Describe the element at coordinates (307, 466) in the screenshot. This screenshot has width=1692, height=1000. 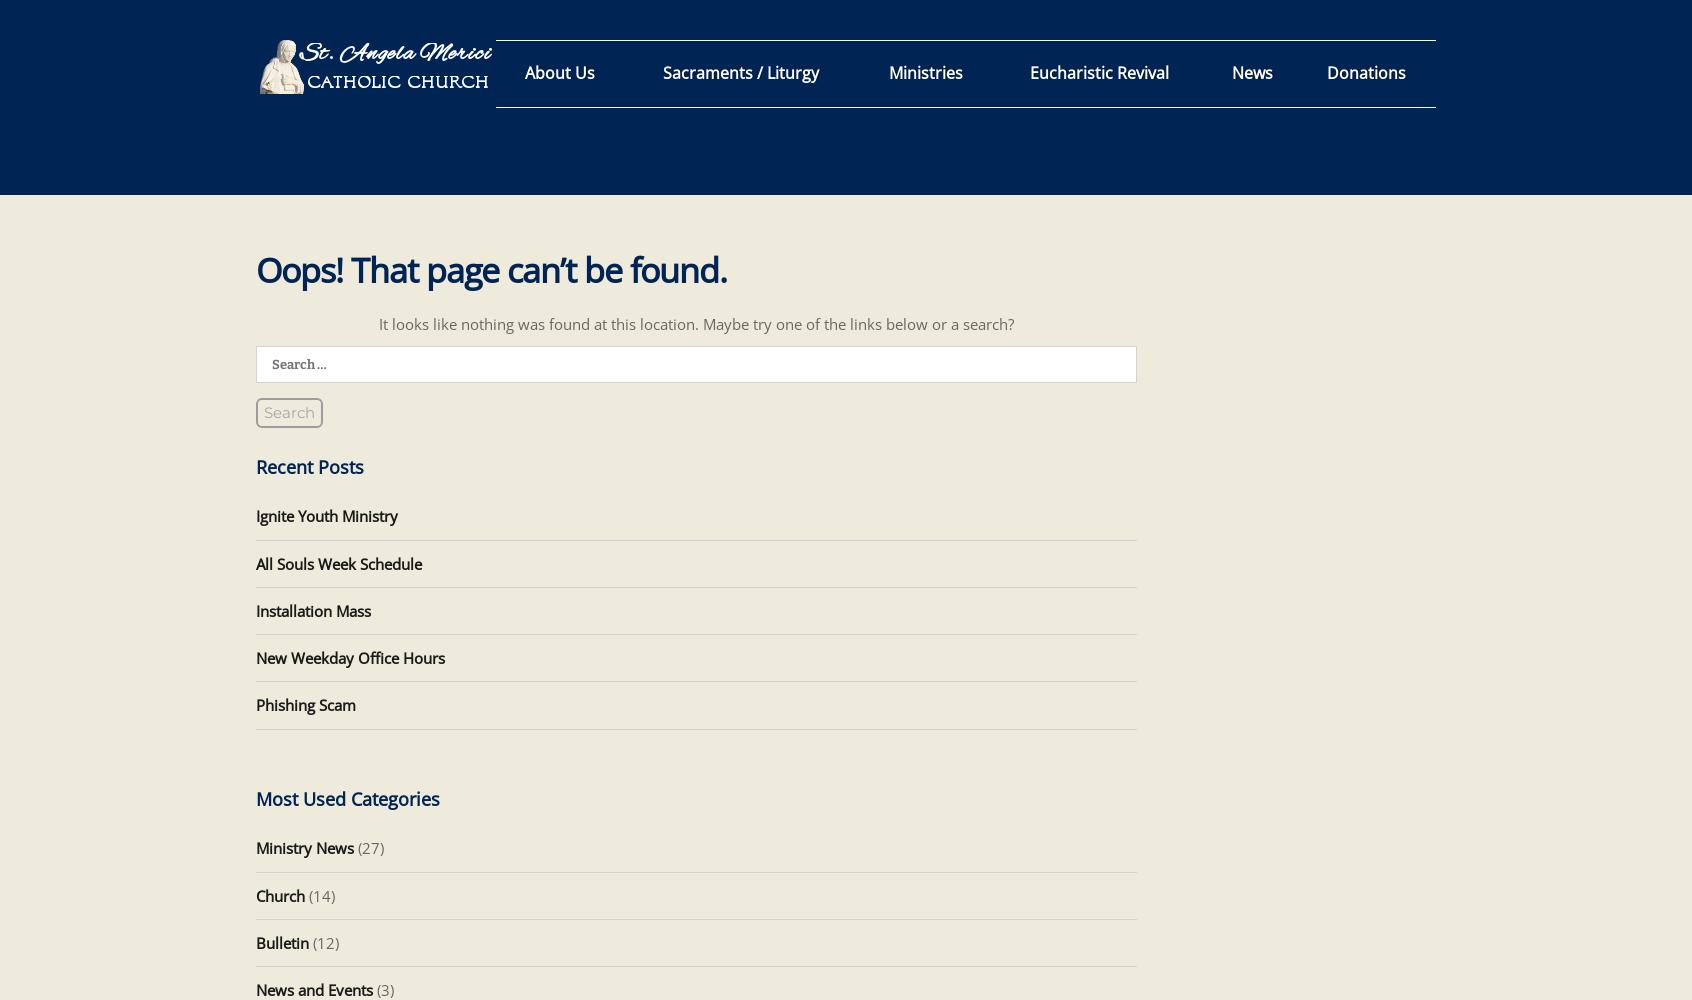
I see `'Recent Posts'` at that location.